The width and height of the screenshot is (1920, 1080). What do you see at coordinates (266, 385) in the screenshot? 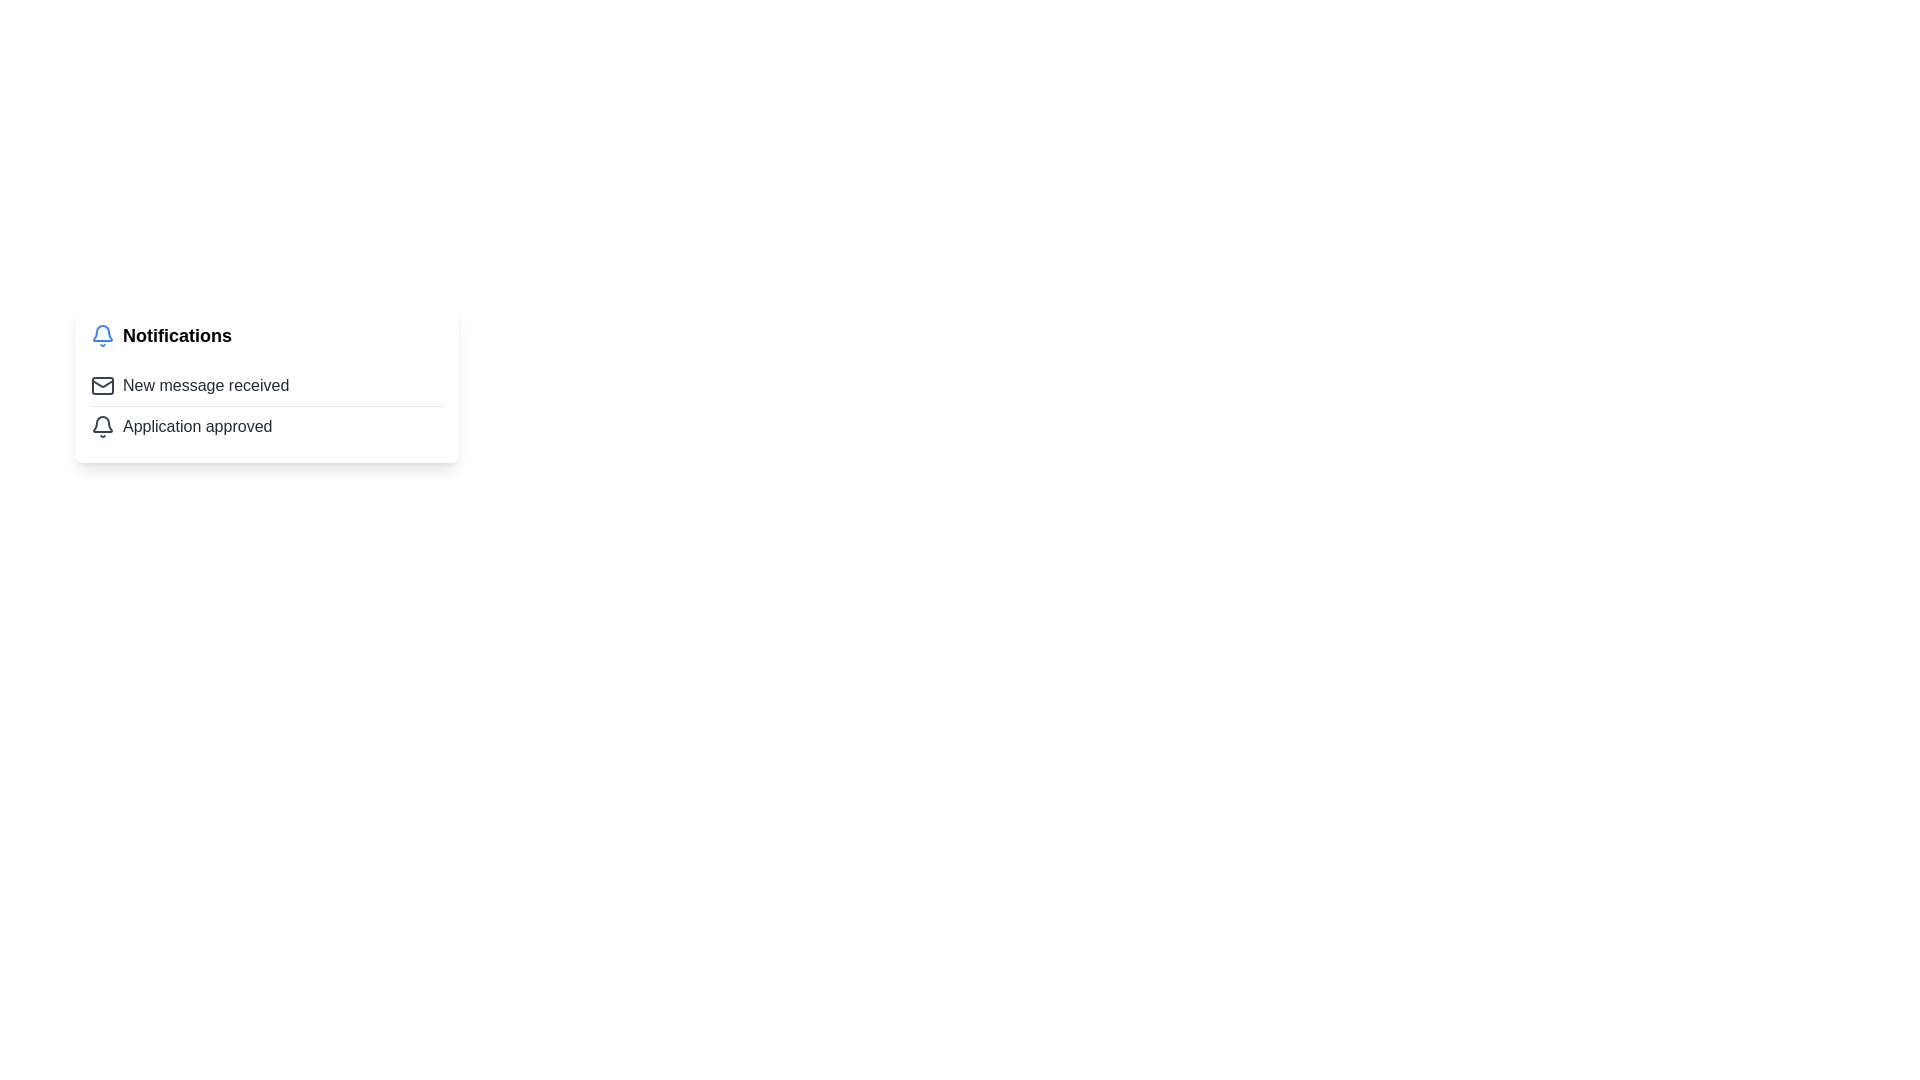
I see `the Notification item, which features an envelope icon and the text 'New message received', to read the notification` at bounding box center [266, 385].